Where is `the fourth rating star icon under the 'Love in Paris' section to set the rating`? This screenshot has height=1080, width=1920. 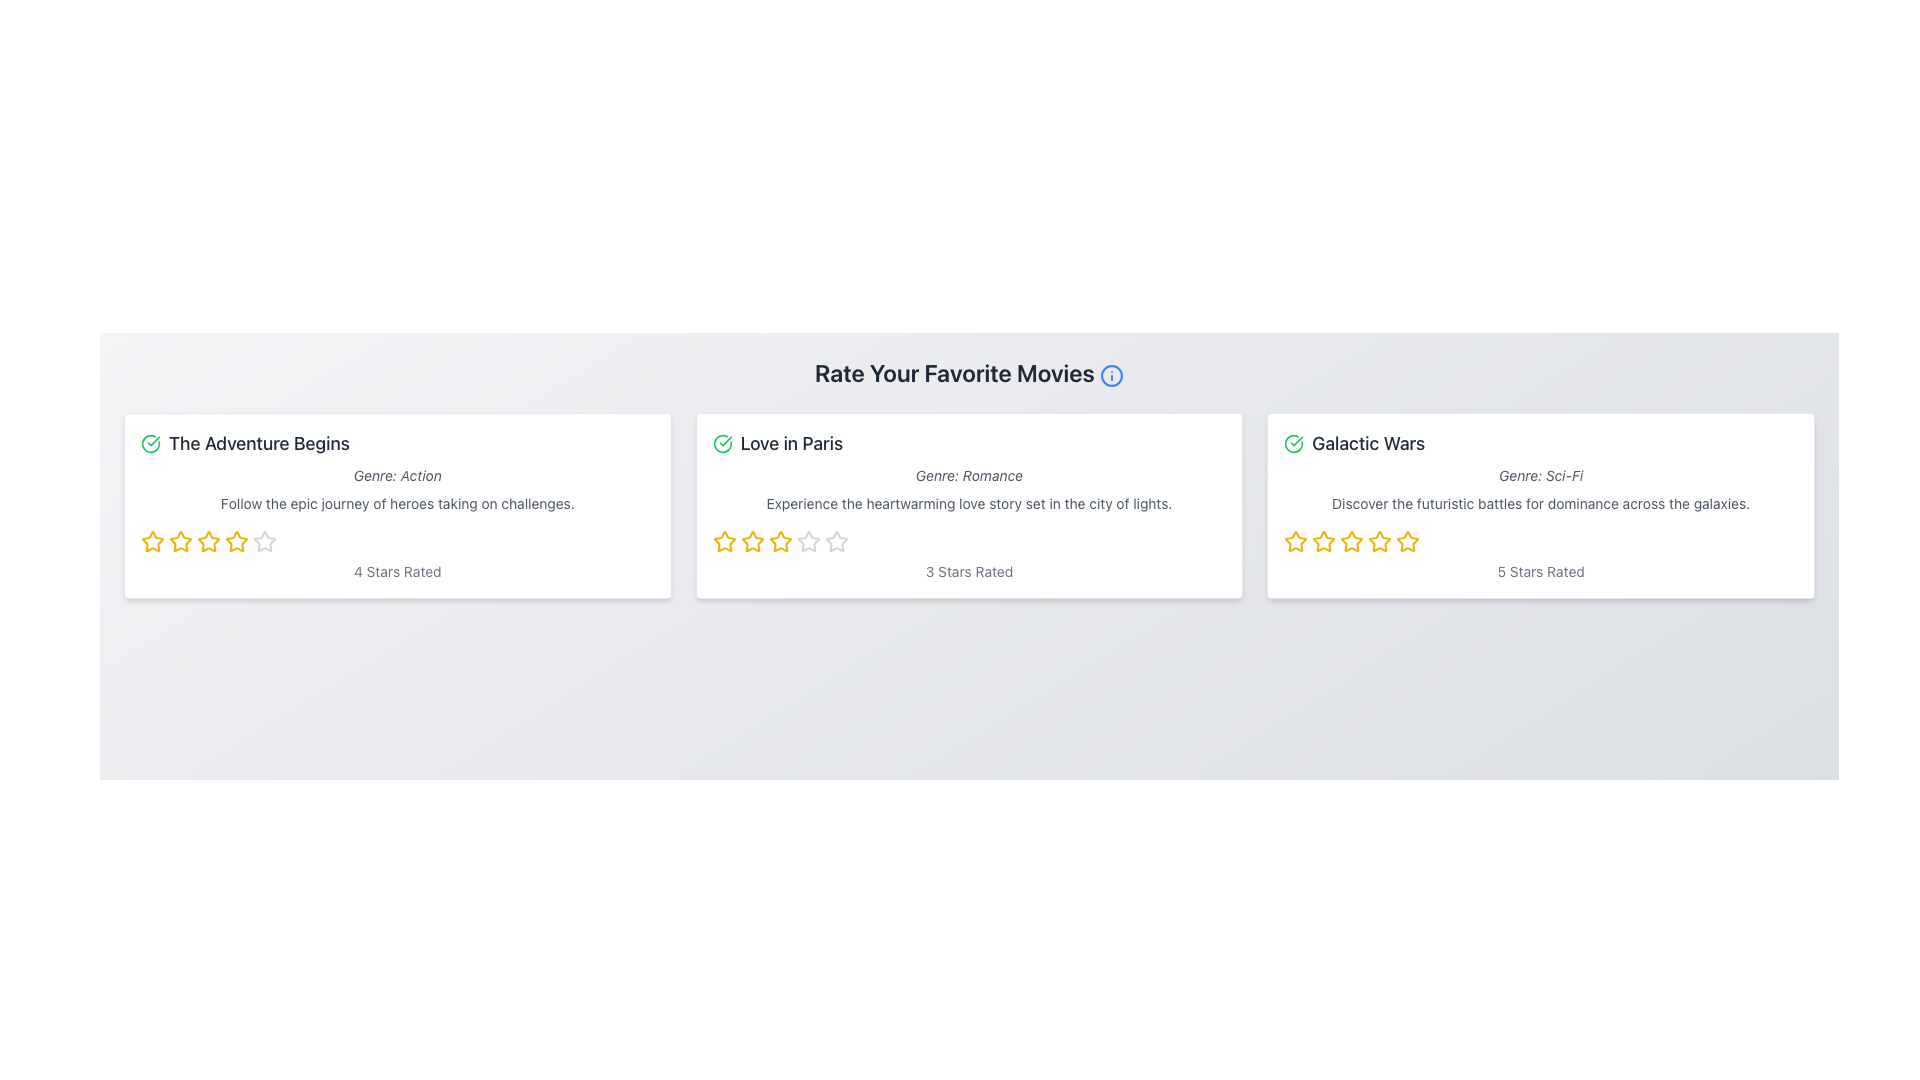 the fourth rating star icon under the 'Love in Paris' section to set the rating is located at coordinates (836, 541).